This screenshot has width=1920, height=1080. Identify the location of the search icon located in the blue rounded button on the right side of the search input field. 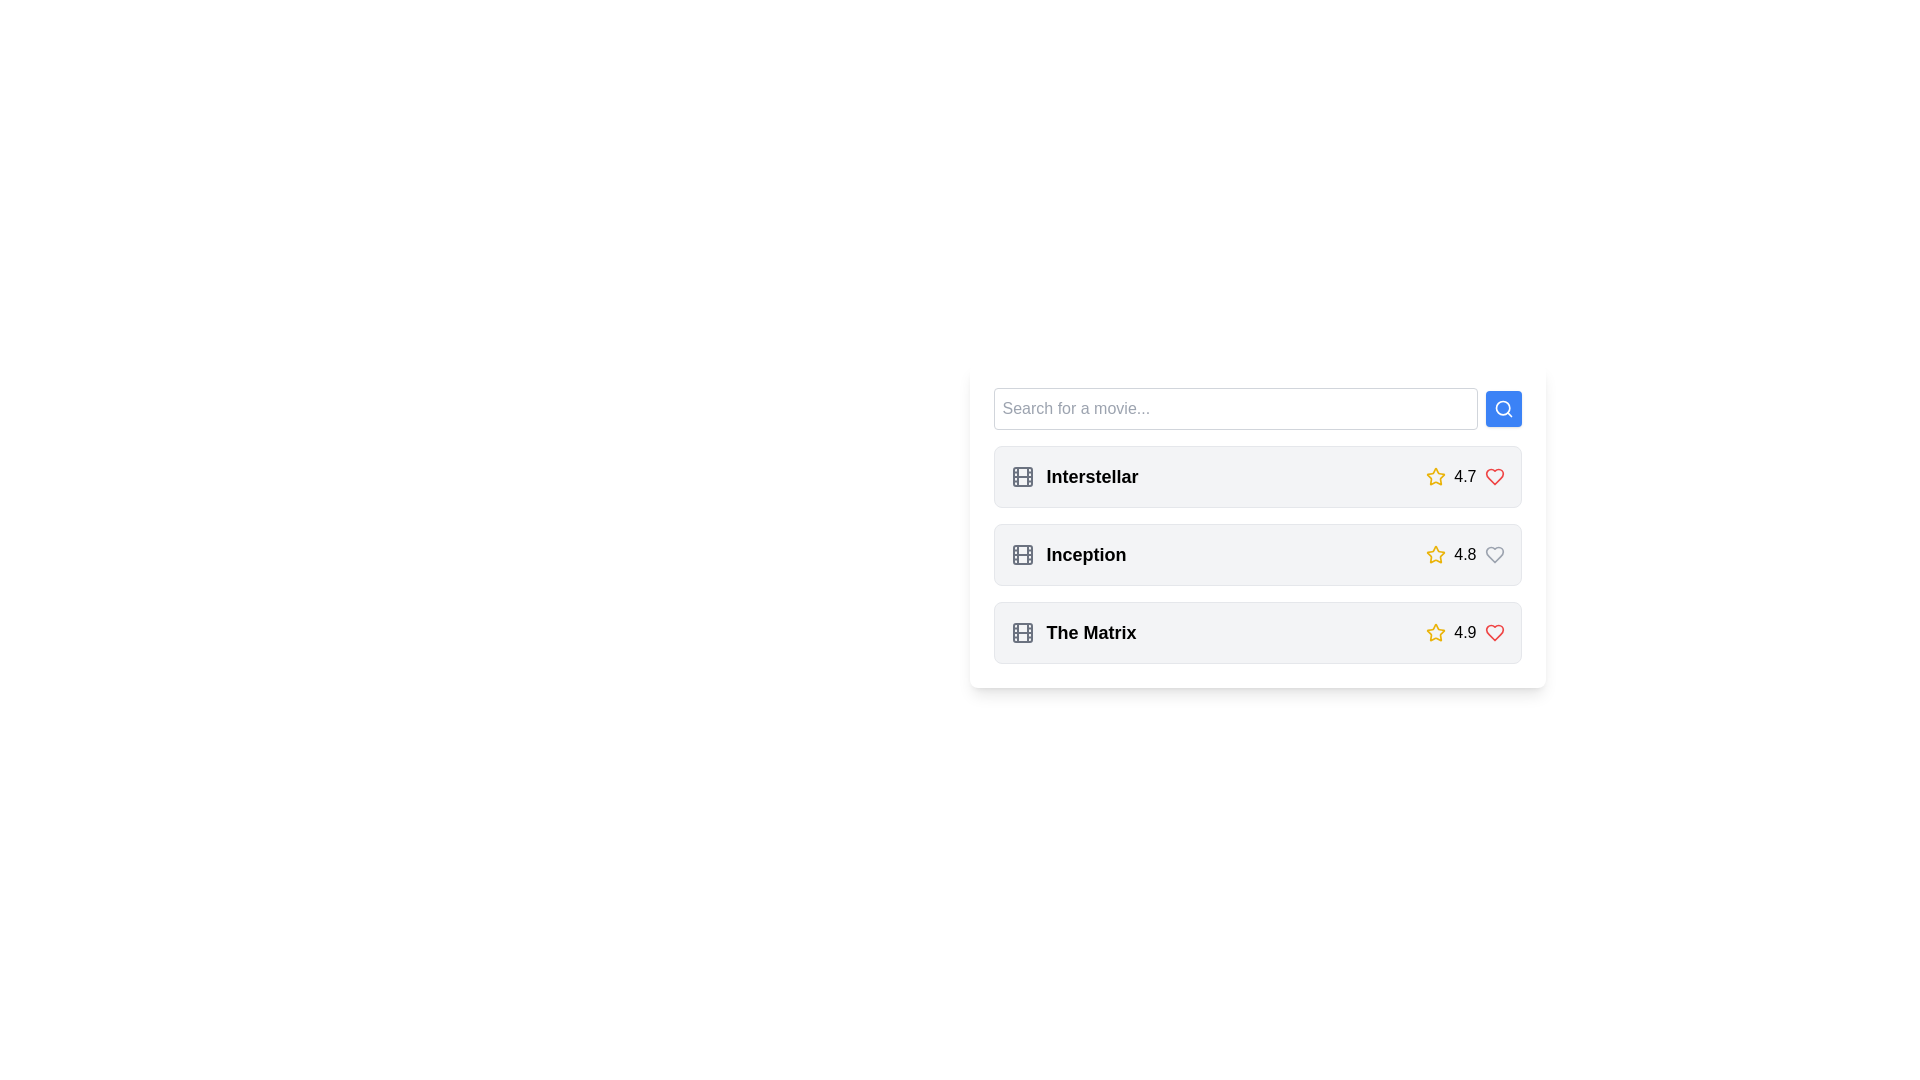
(1503, 407).